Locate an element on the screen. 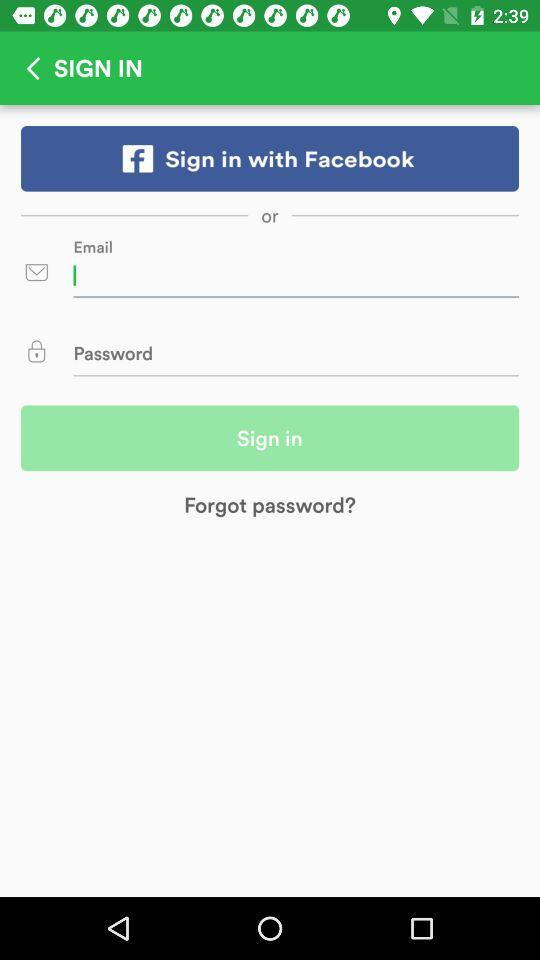  email id is located at coordinates (295, 274).